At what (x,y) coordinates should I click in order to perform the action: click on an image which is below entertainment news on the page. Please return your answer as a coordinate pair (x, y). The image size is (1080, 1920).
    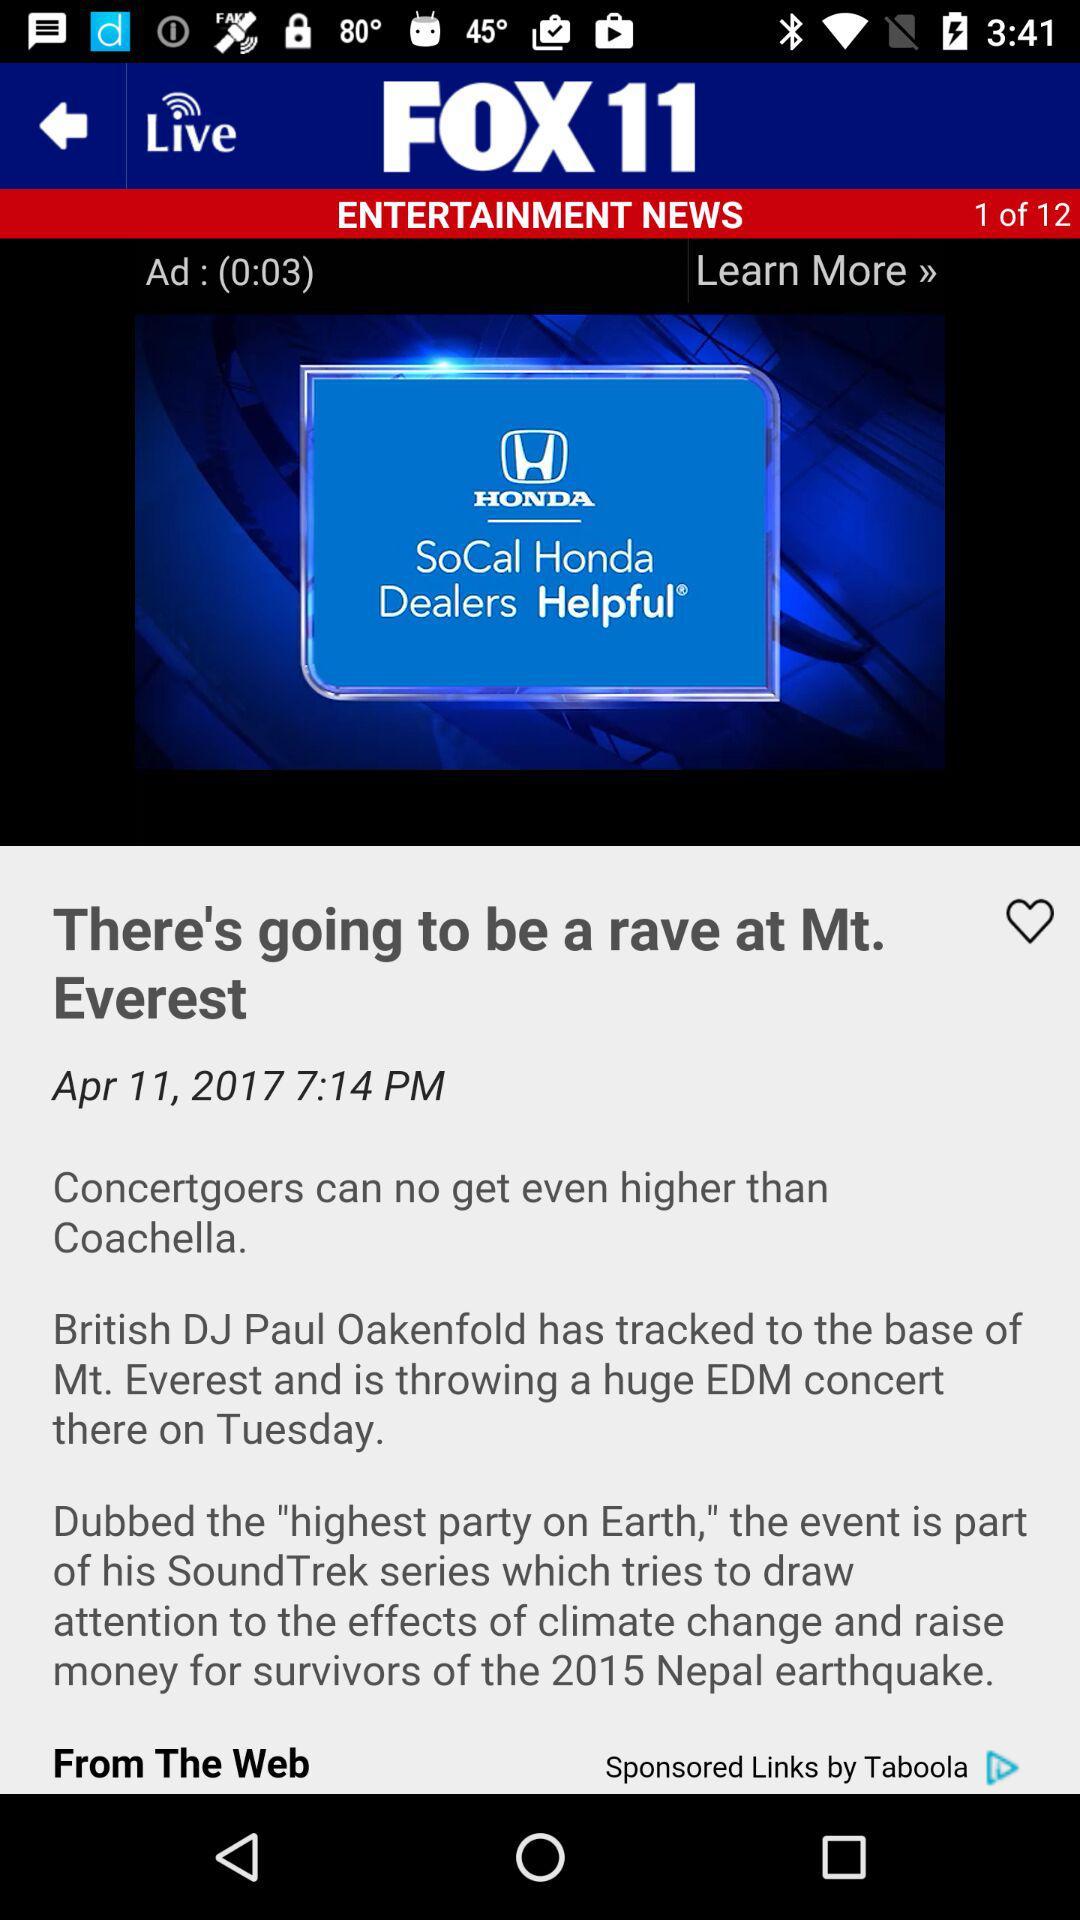
    Looking at the image, I should click on (540, 542).